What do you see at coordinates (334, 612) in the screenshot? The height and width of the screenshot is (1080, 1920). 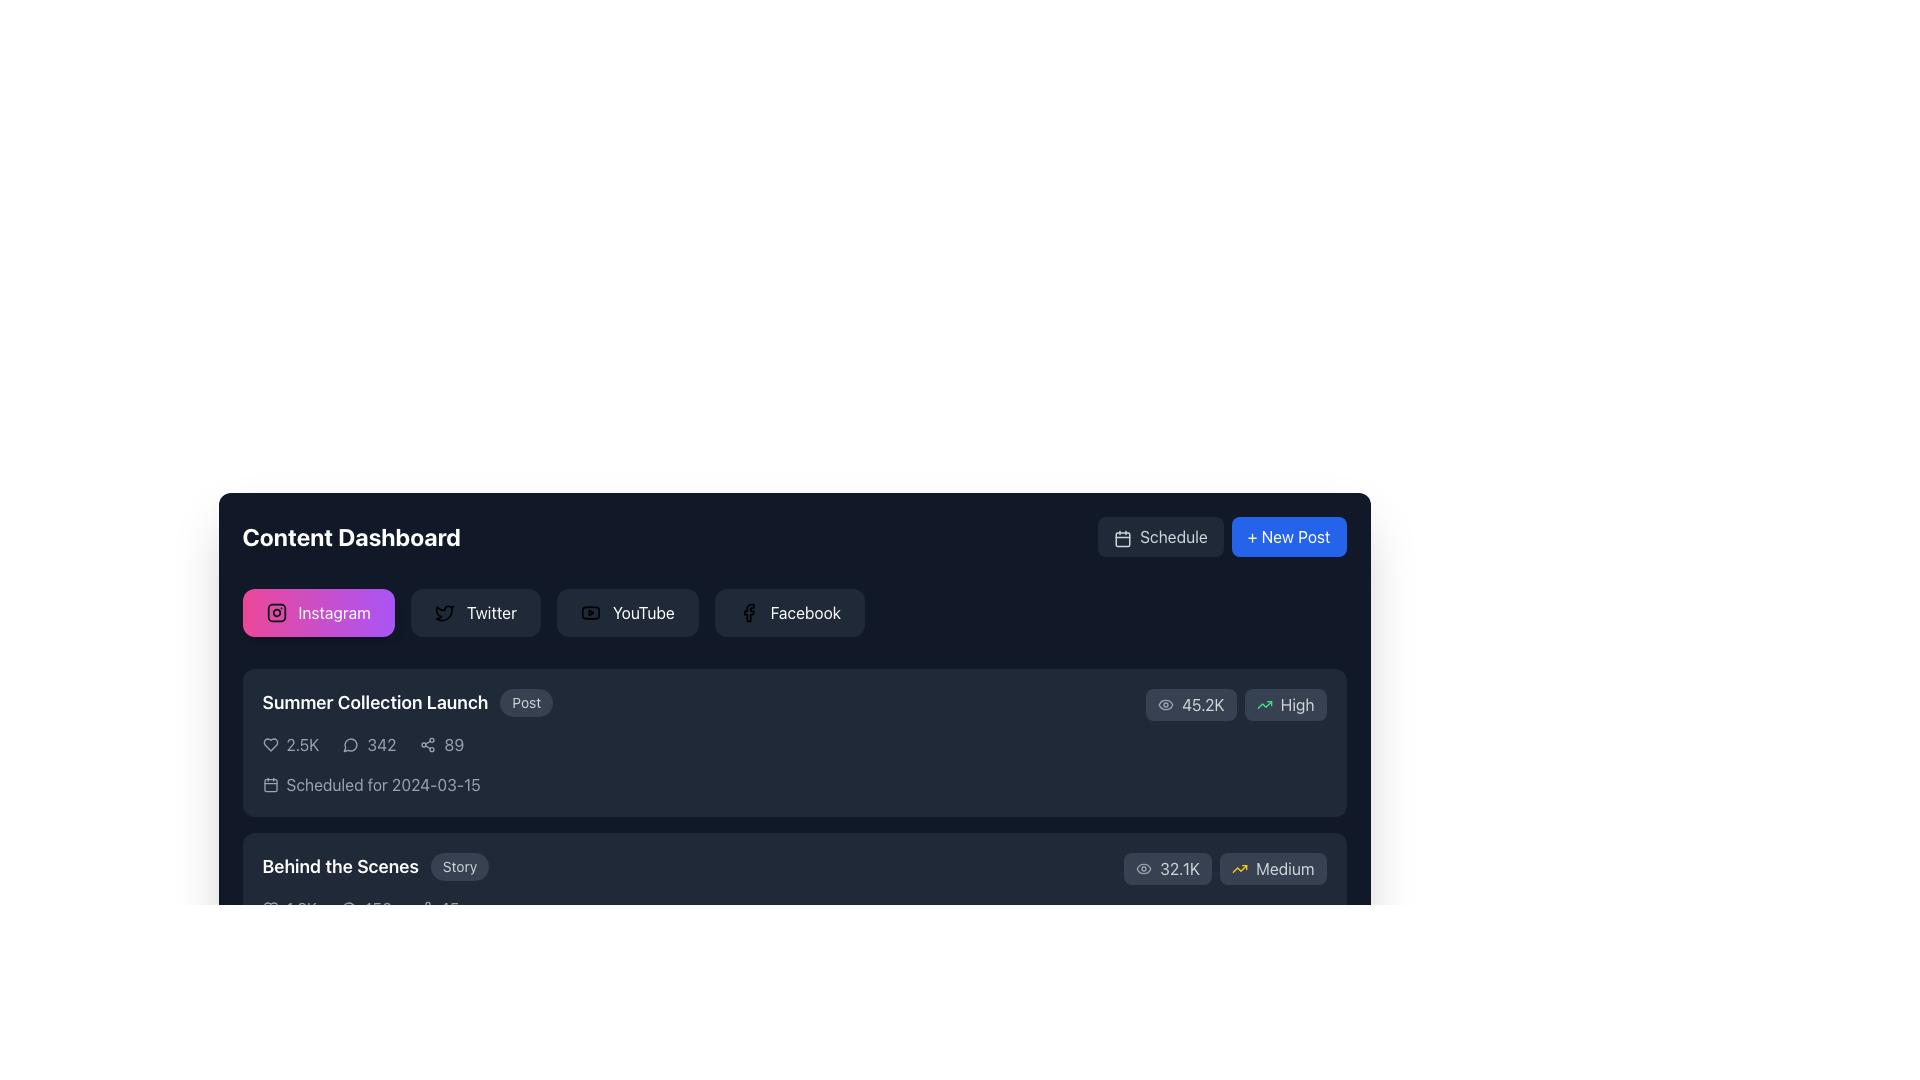 I see `the 'Instagram' text label, which is part of a button with a gradient background and located next to the Instagram logo` at bounding box center [334, 612].